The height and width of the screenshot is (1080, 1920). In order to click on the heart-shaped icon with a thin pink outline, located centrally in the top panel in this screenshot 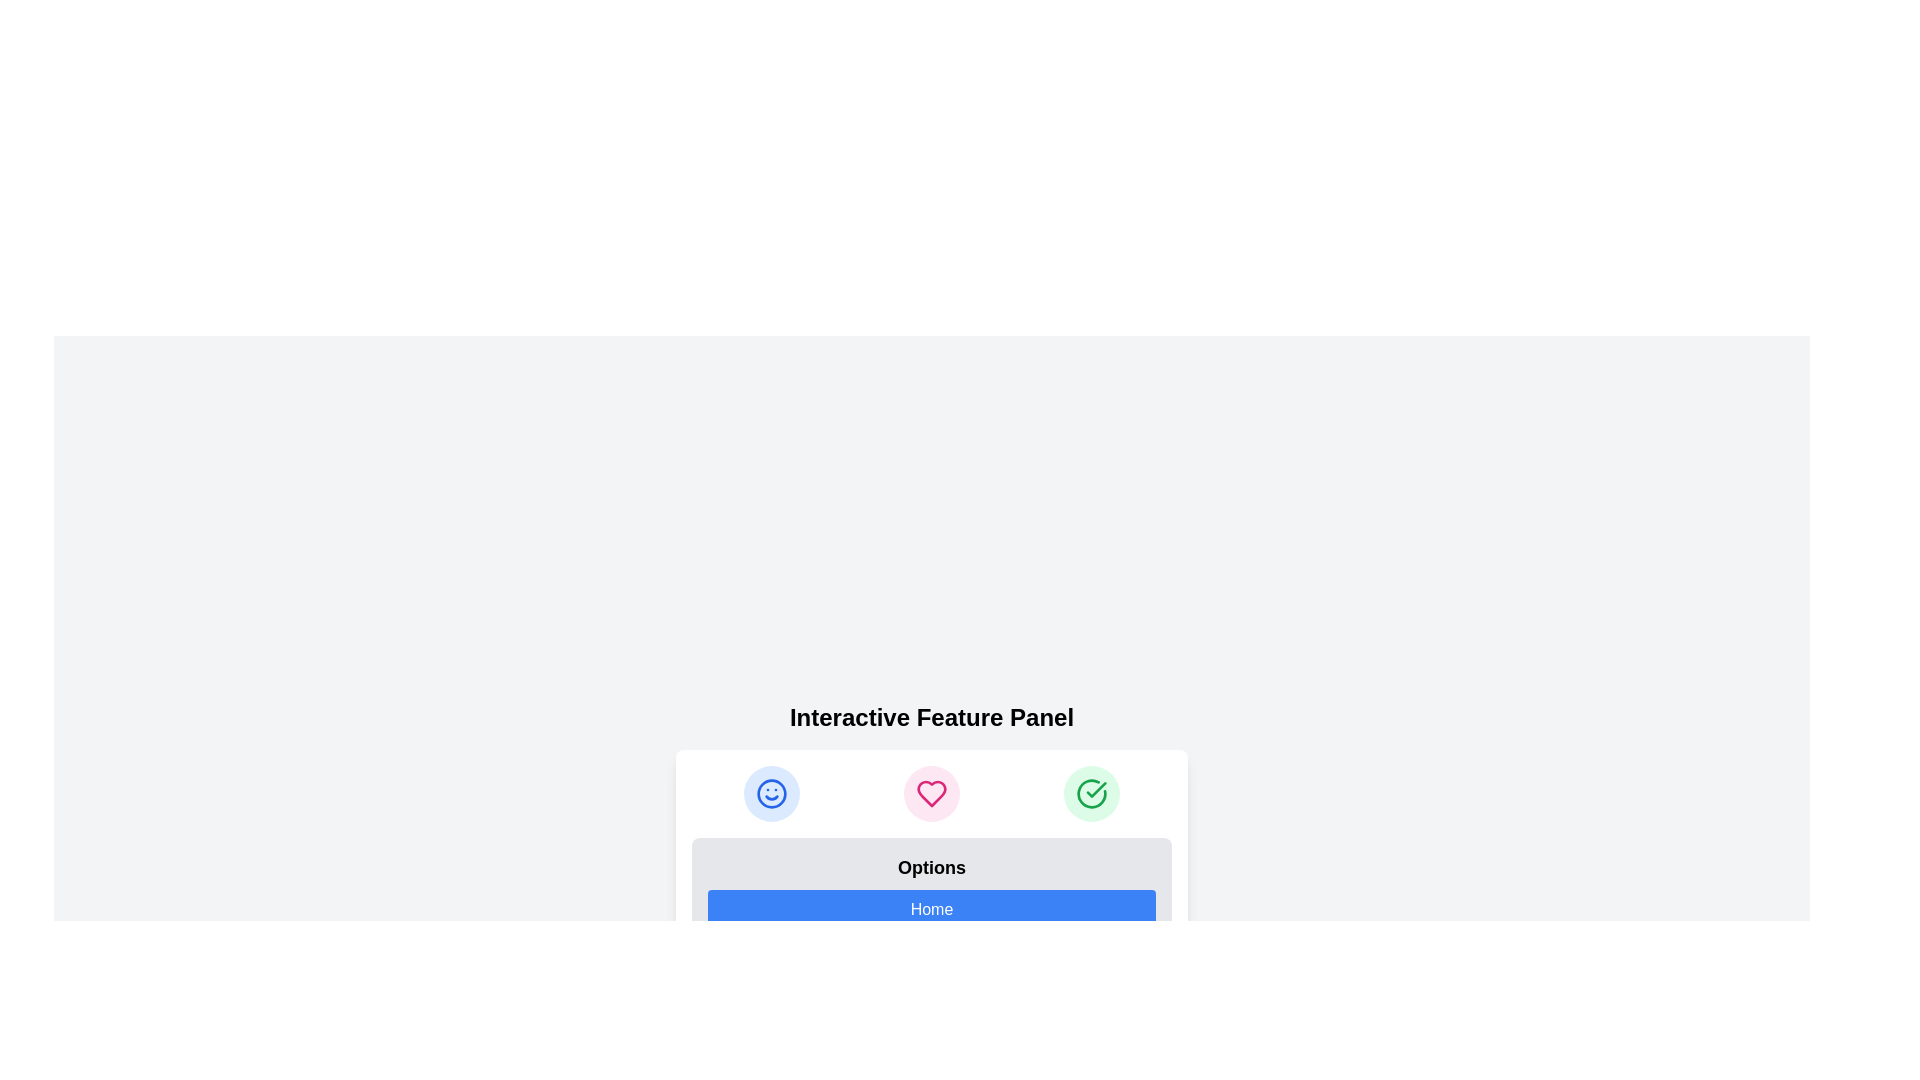, I will do `click(930, 793)`.